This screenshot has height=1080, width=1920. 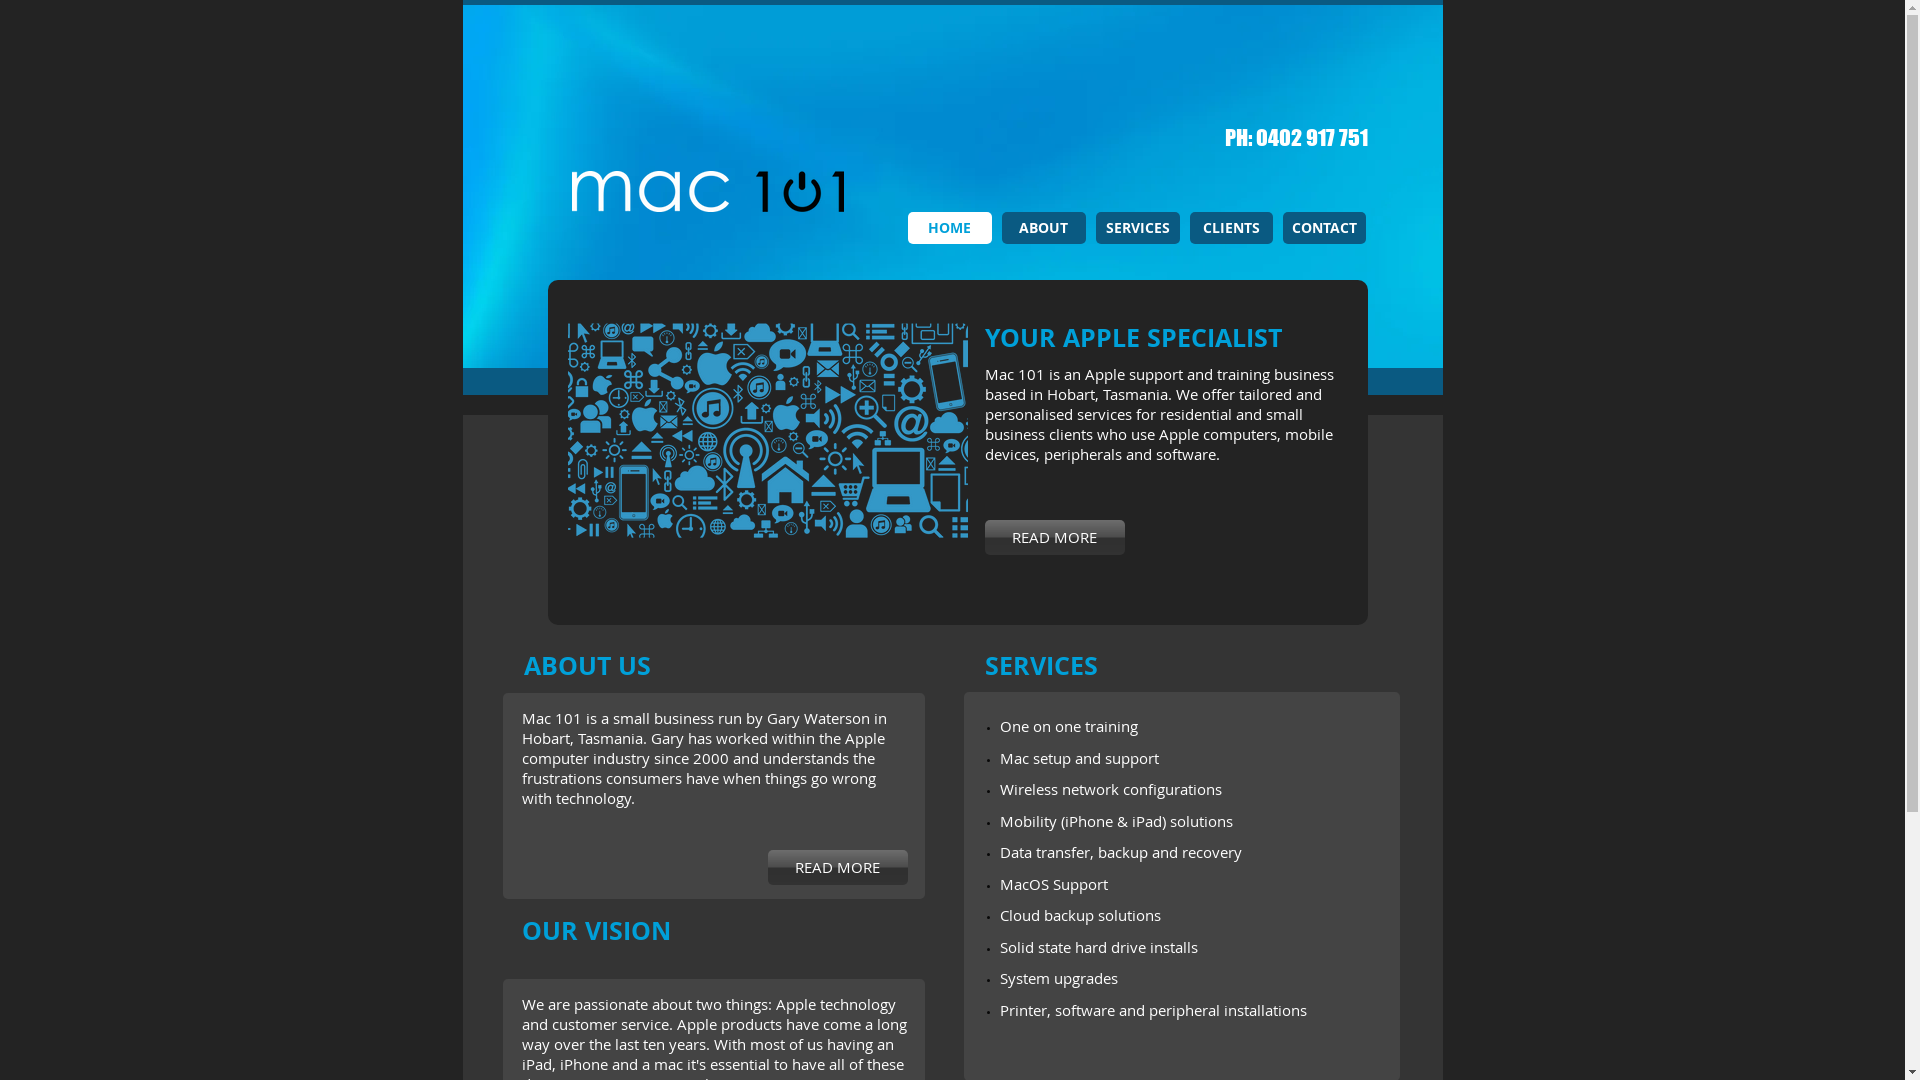 What do you see at coordinates (1094, 226) in the screenshot?
I see `'SERVICES'` at bounding box center [1094, 226].